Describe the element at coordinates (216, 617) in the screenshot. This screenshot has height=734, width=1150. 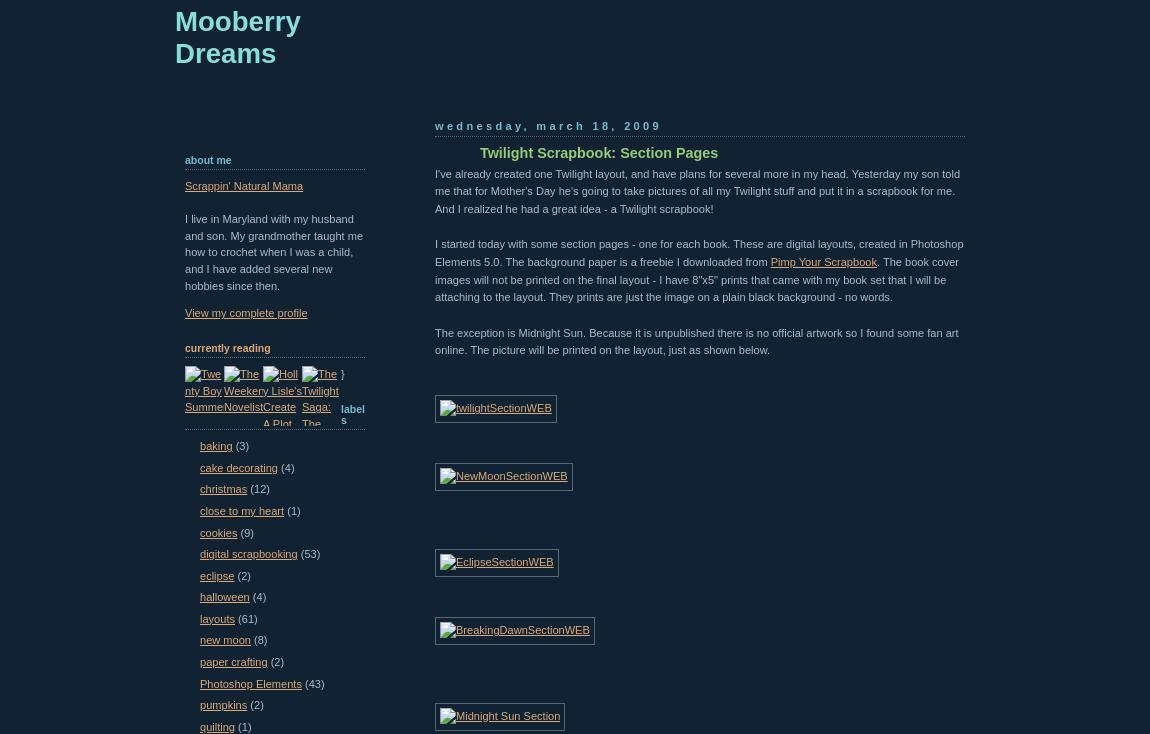
I see `'layouts'` at that location.